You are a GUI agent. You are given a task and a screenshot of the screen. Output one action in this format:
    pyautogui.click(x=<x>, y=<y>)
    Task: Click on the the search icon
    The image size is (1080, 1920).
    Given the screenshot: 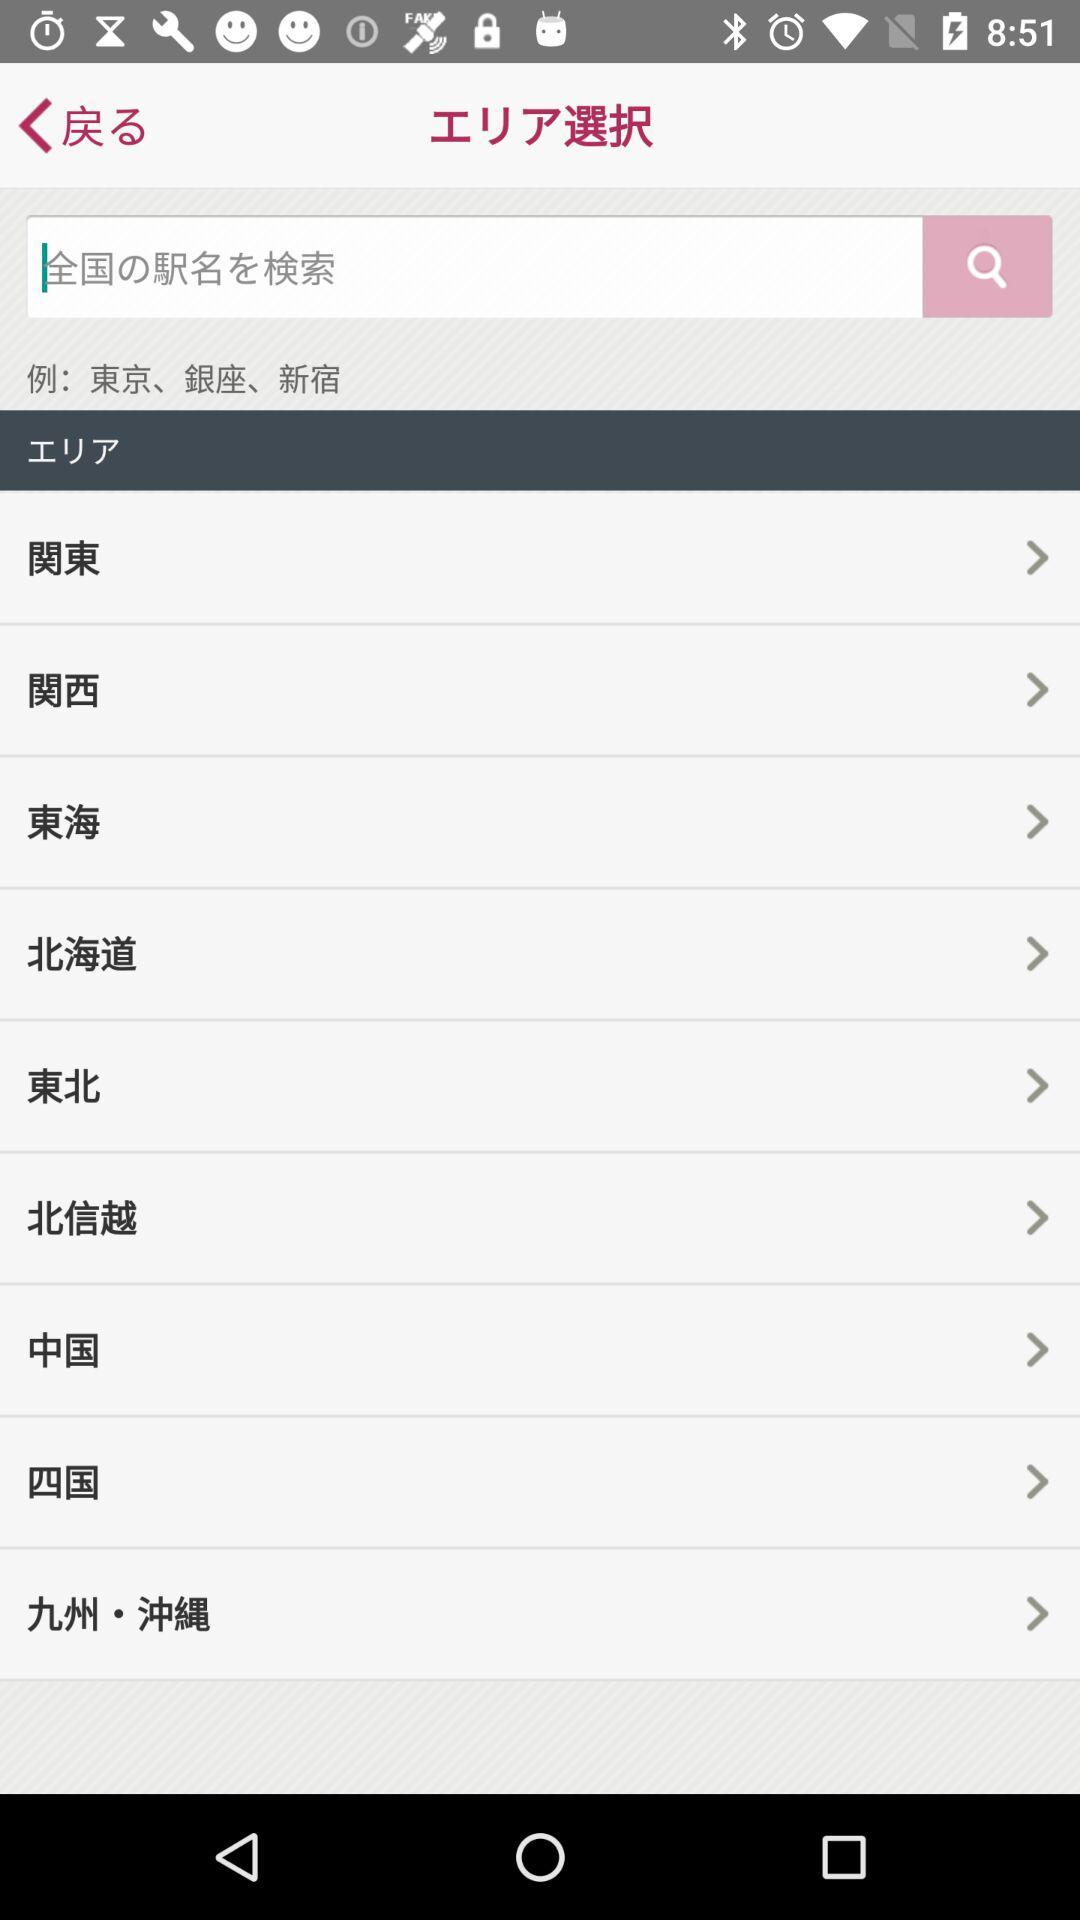 What is the action you would take?
    pyautogui.click(x=987, y=266)
    